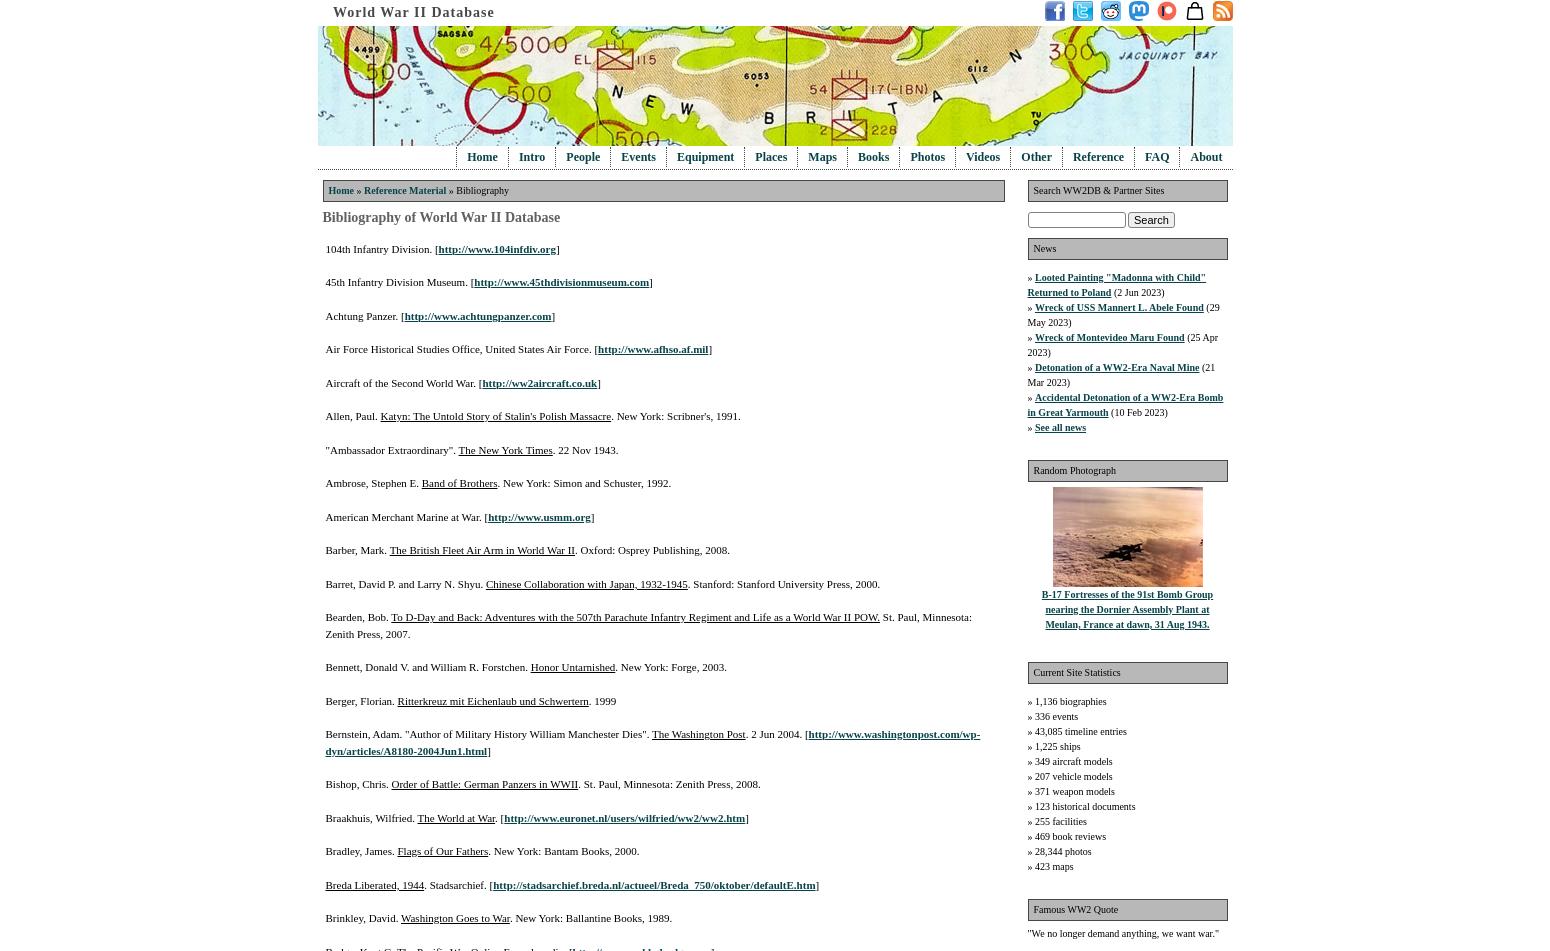 Image resolution: width=1550 pixels, height=951 pixels. I want to click on 'Intro', so click(530, 157).